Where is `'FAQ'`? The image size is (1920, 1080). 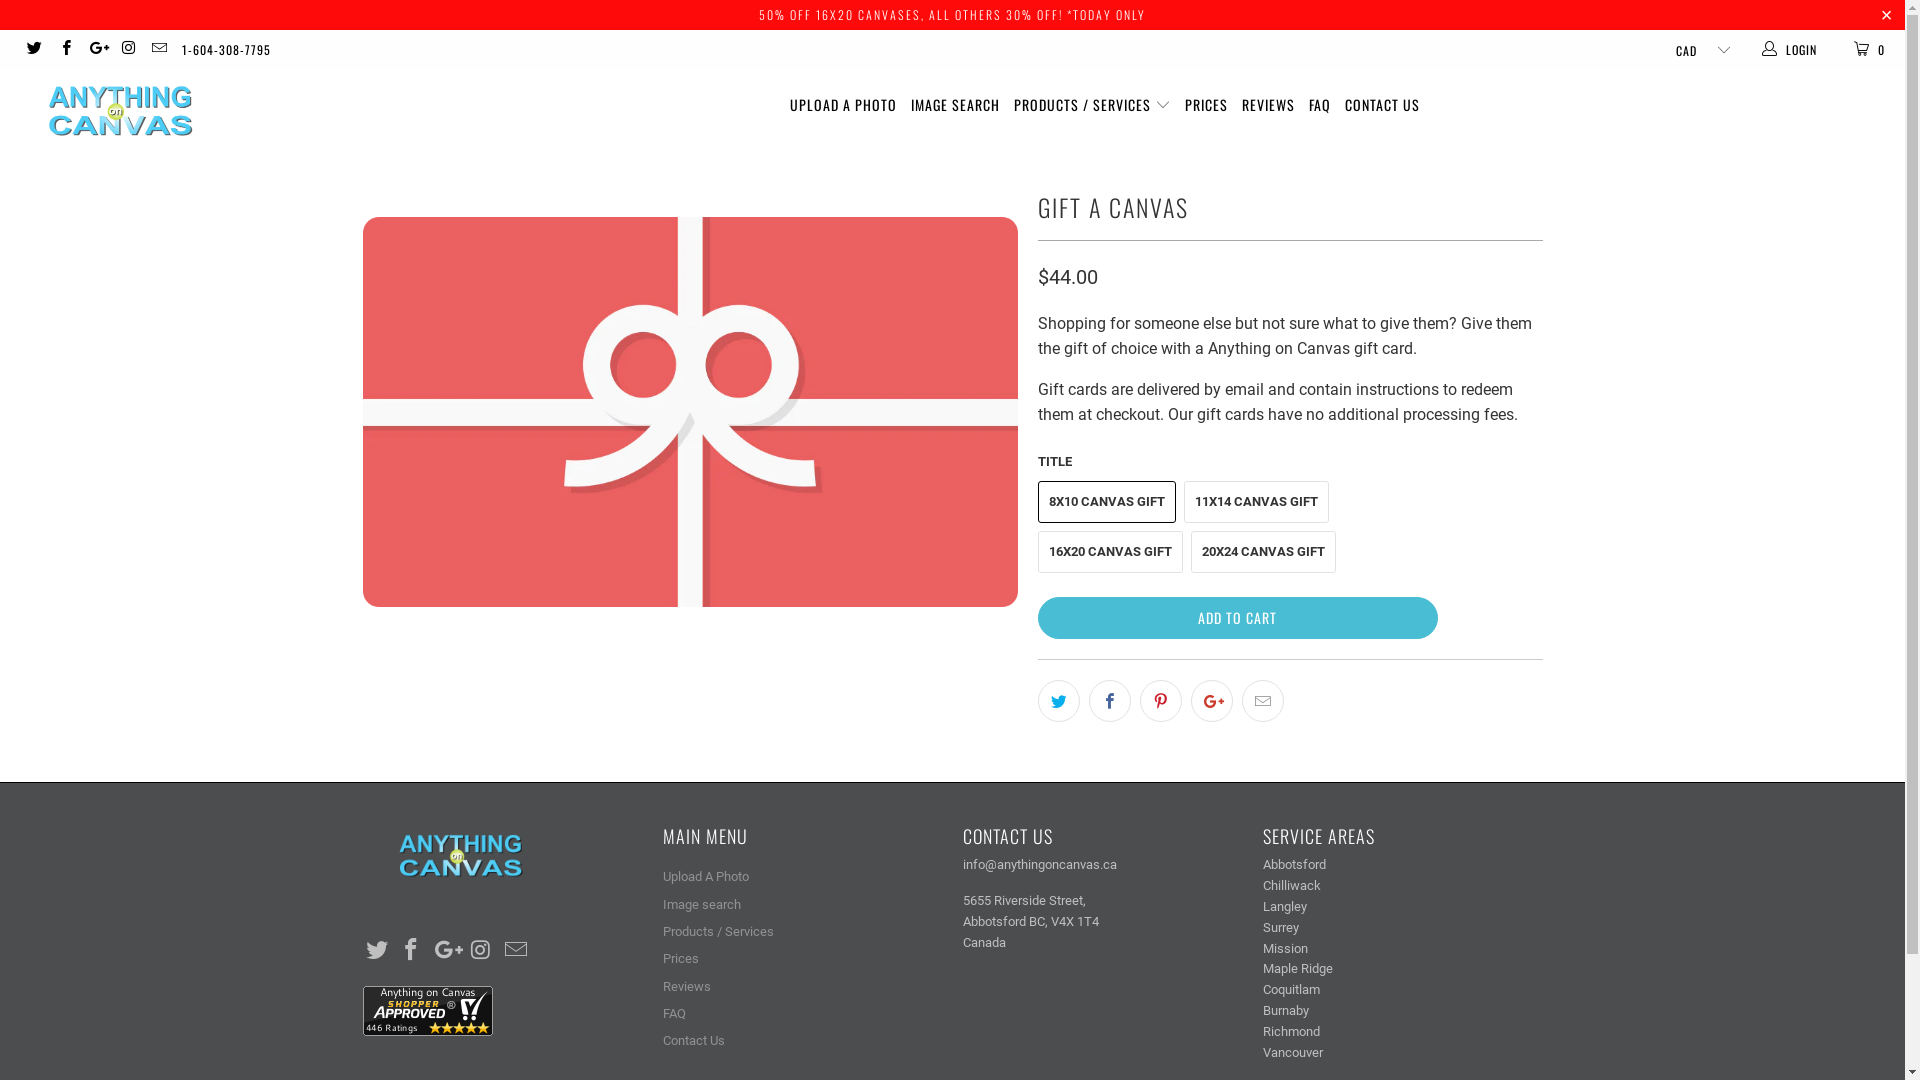 'FAQ' is located at coordinates (1309, 105).